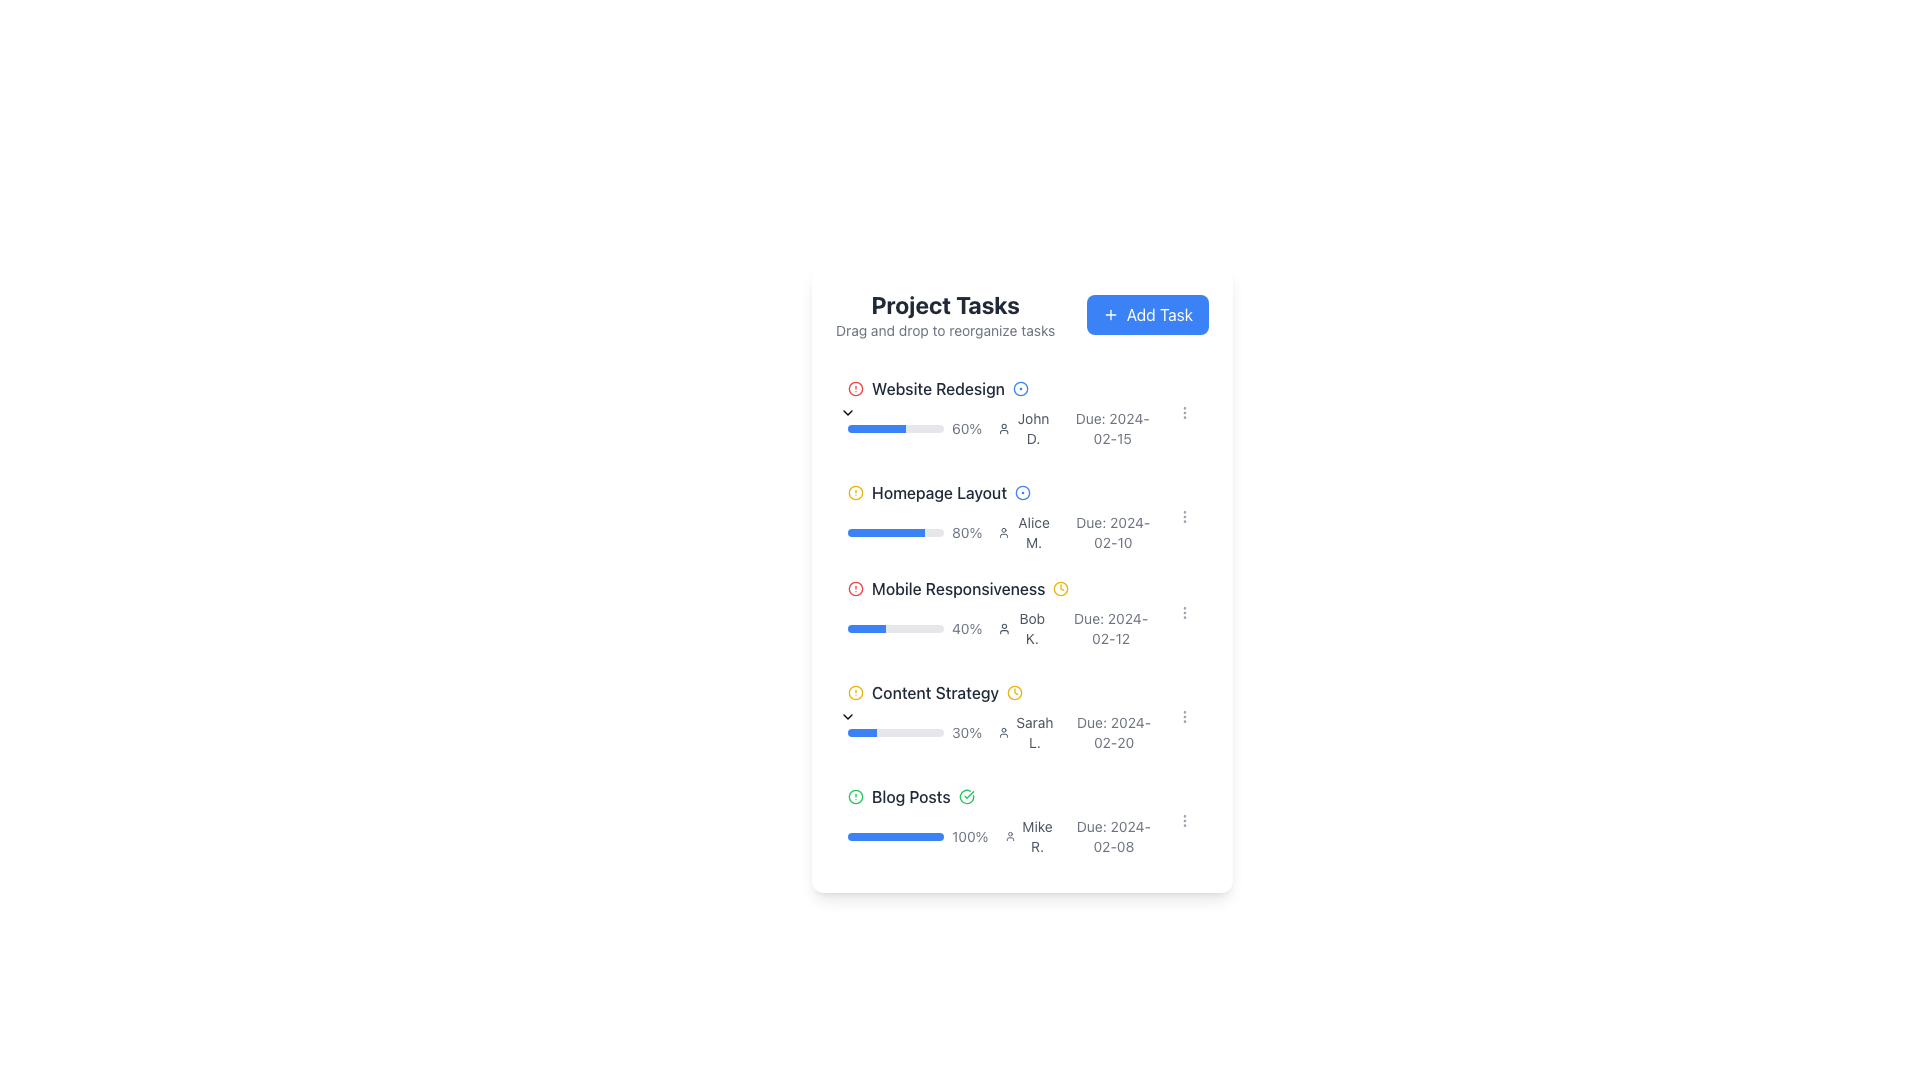 The image size is (1920, 1080). Describe the element at coordinates (862, 732) in the screenshot. I see `the progress indicator that visually represents 30% completion, located on the same horizontal level as the 'Content Strategy' bar` at that location.